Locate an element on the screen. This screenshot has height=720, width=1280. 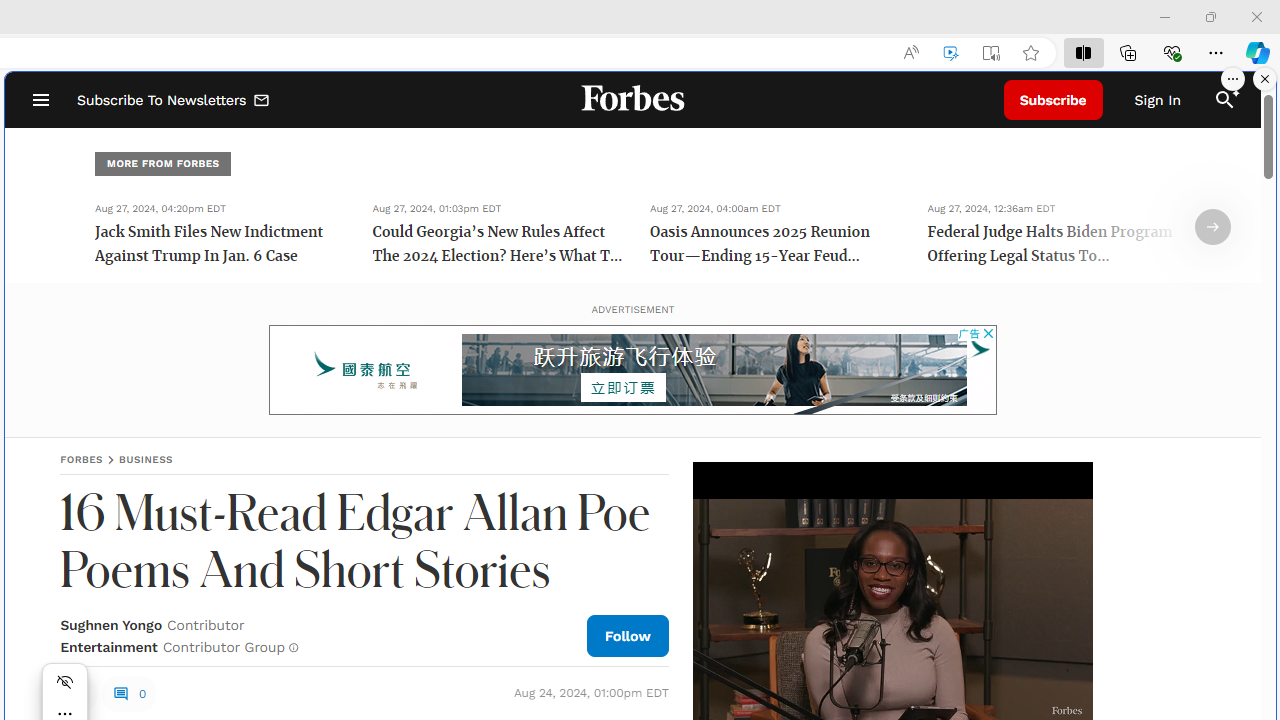
'Class: fs-icon fs-icon--info' is located at coordinates (292, 647).